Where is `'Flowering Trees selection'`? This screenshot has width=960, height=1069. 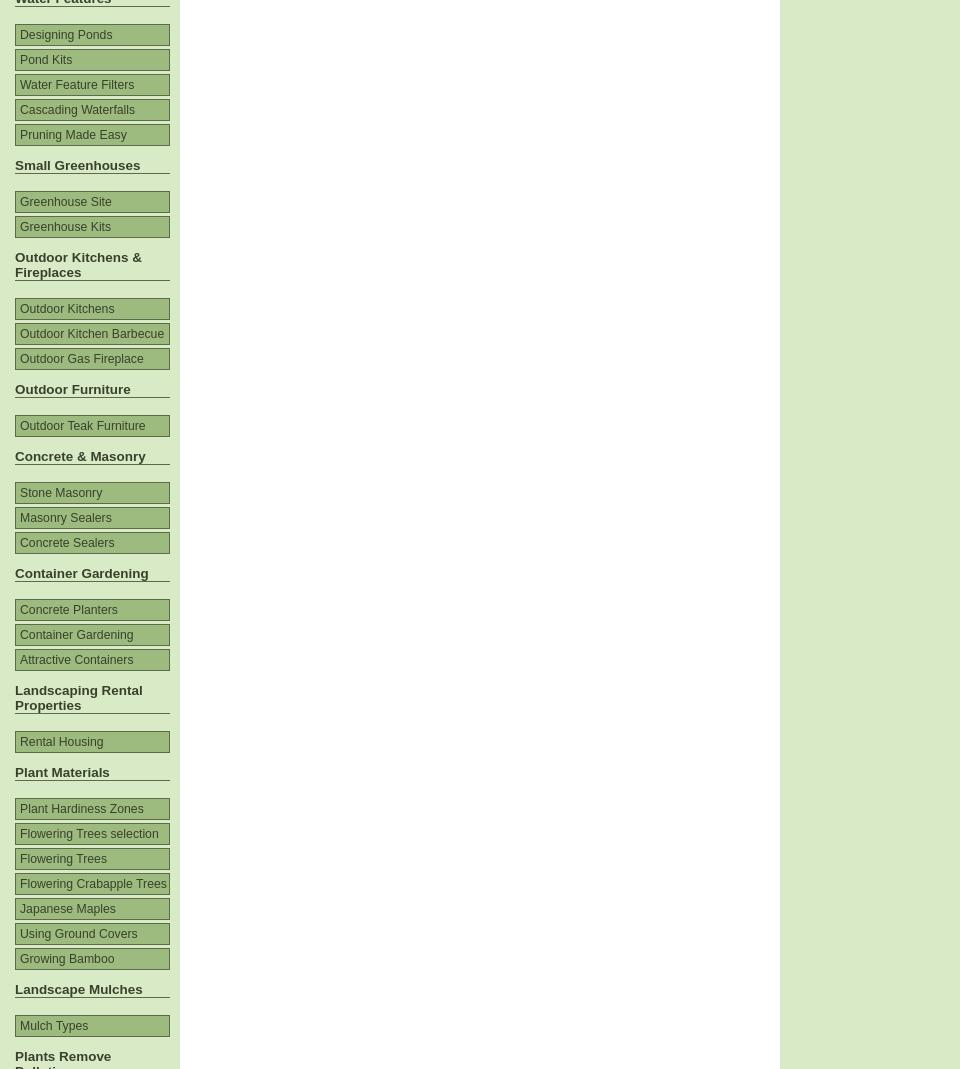
'Flowering Trees selection' is located at coordinates (88, 834).